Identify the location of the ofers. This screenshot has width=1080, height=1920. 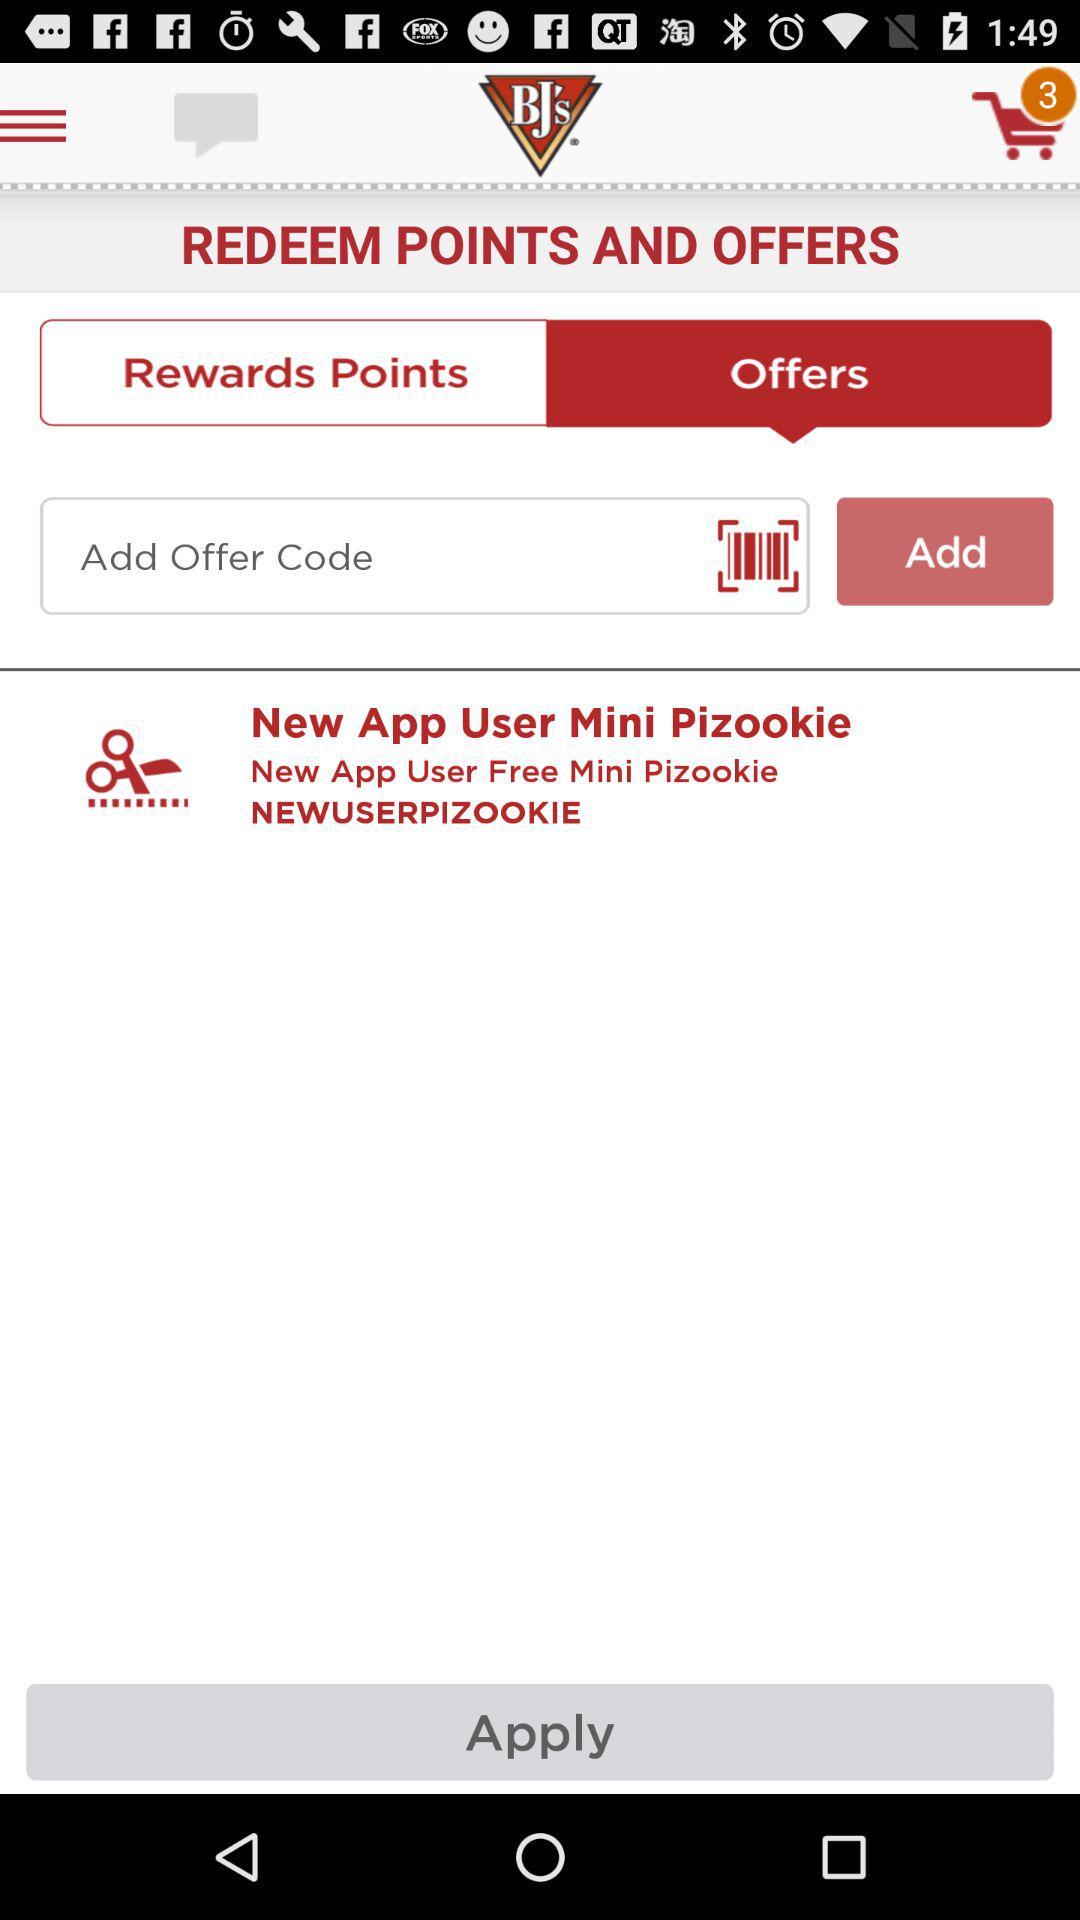
(799, 381).